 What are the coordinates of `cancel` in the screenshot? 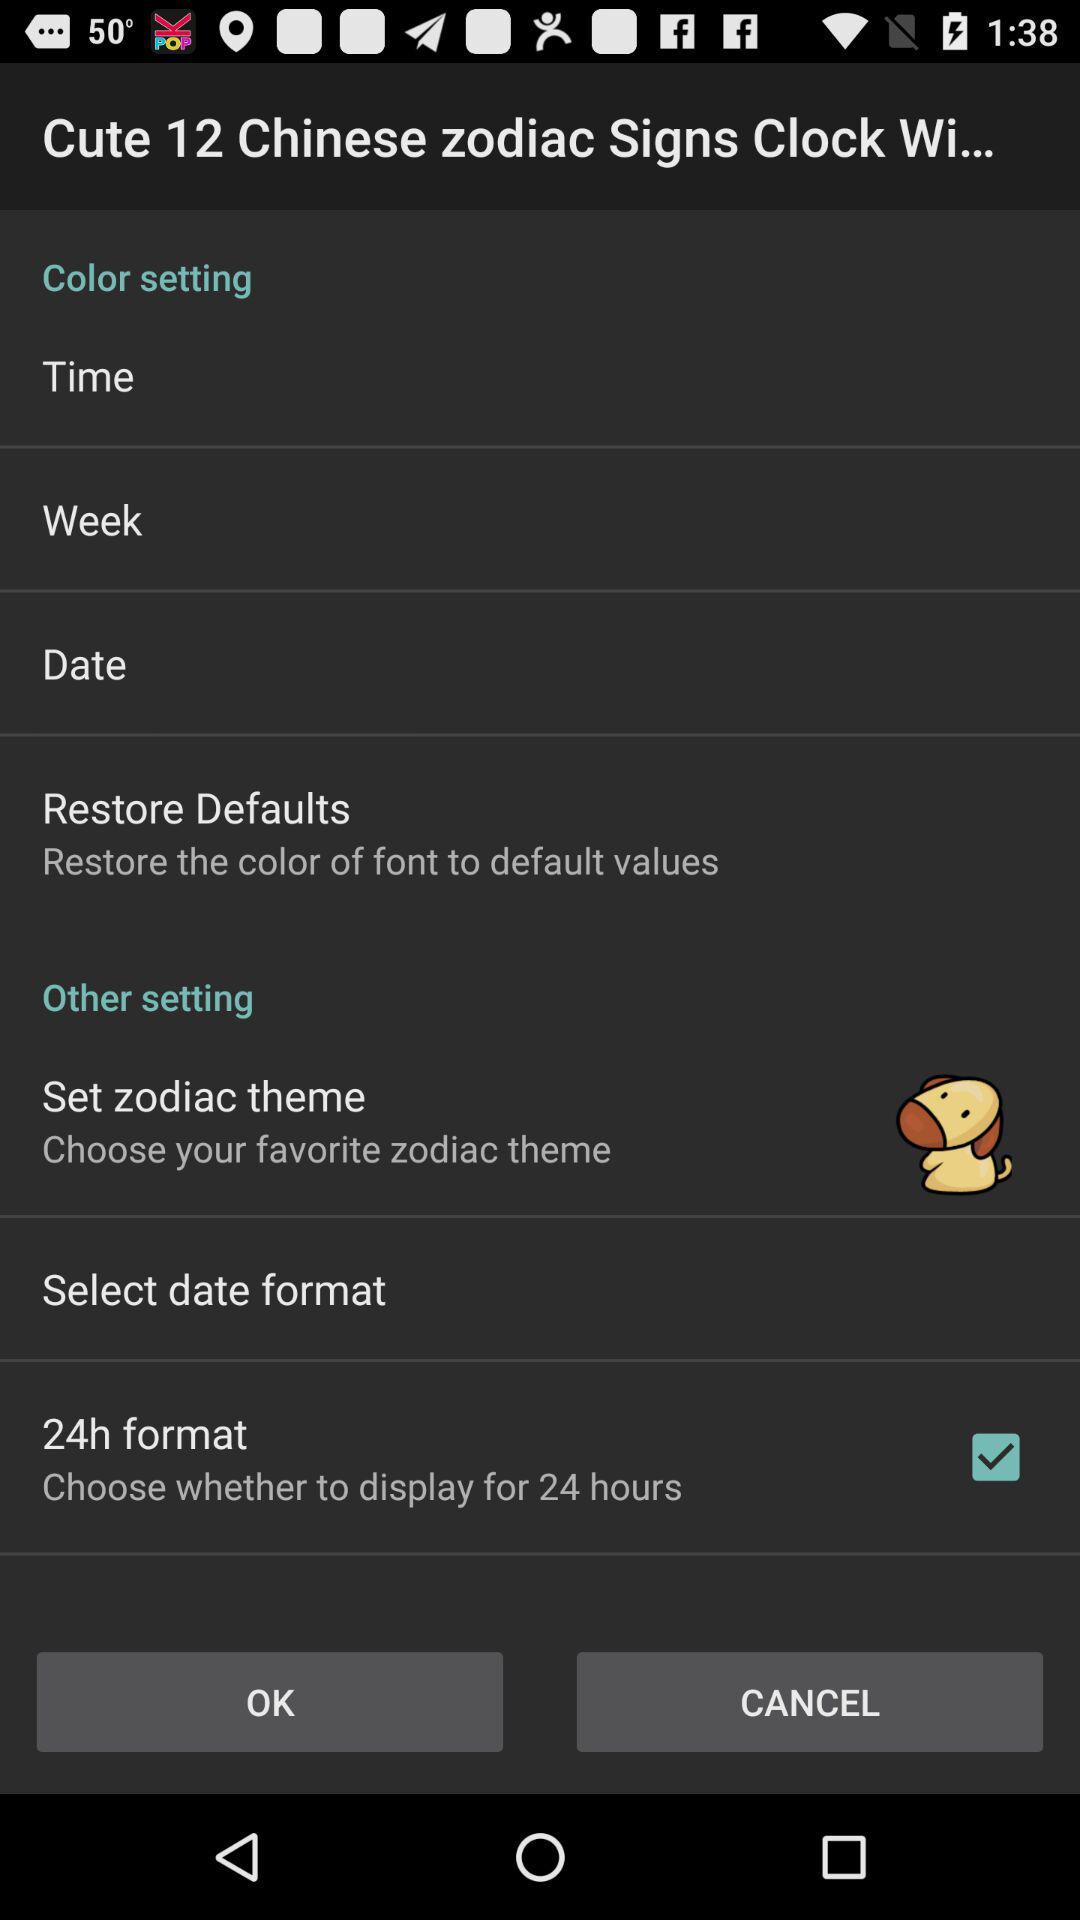 It's located at (810, 1701).